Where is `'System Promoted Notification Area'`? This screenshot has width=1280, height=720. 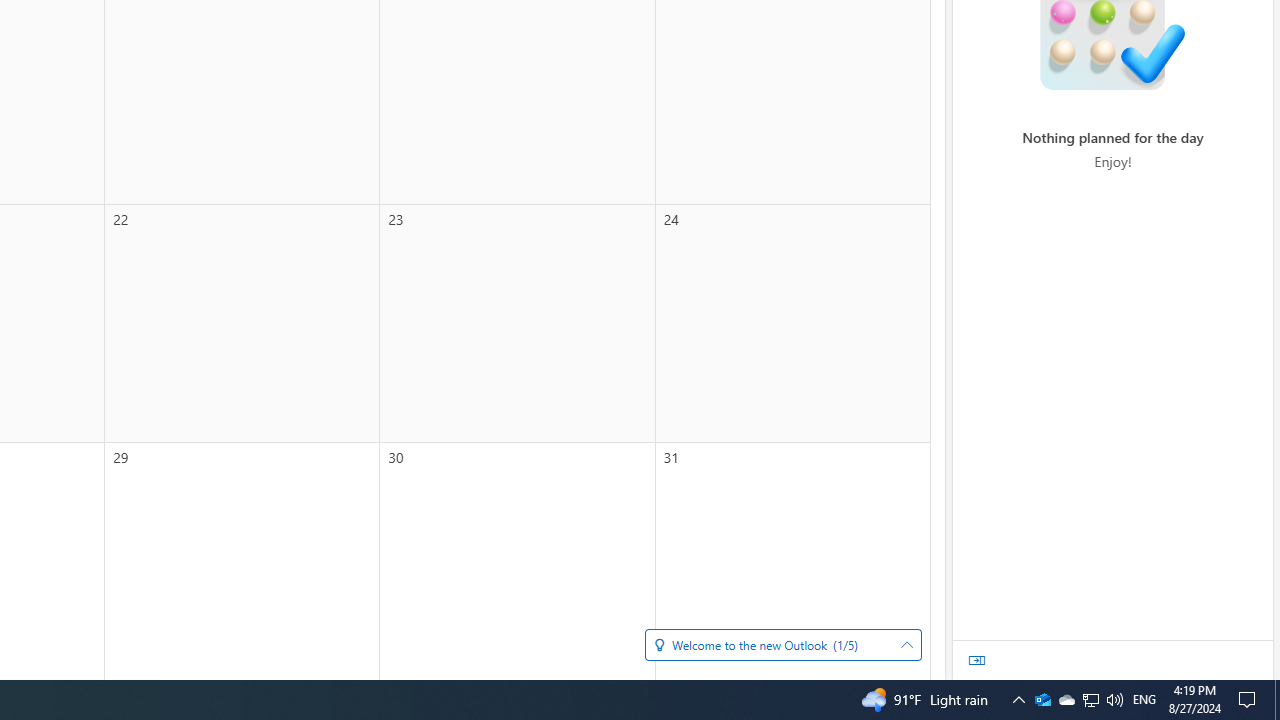 'System Promoted Notification Area' is located at coordinates (1065, 698).